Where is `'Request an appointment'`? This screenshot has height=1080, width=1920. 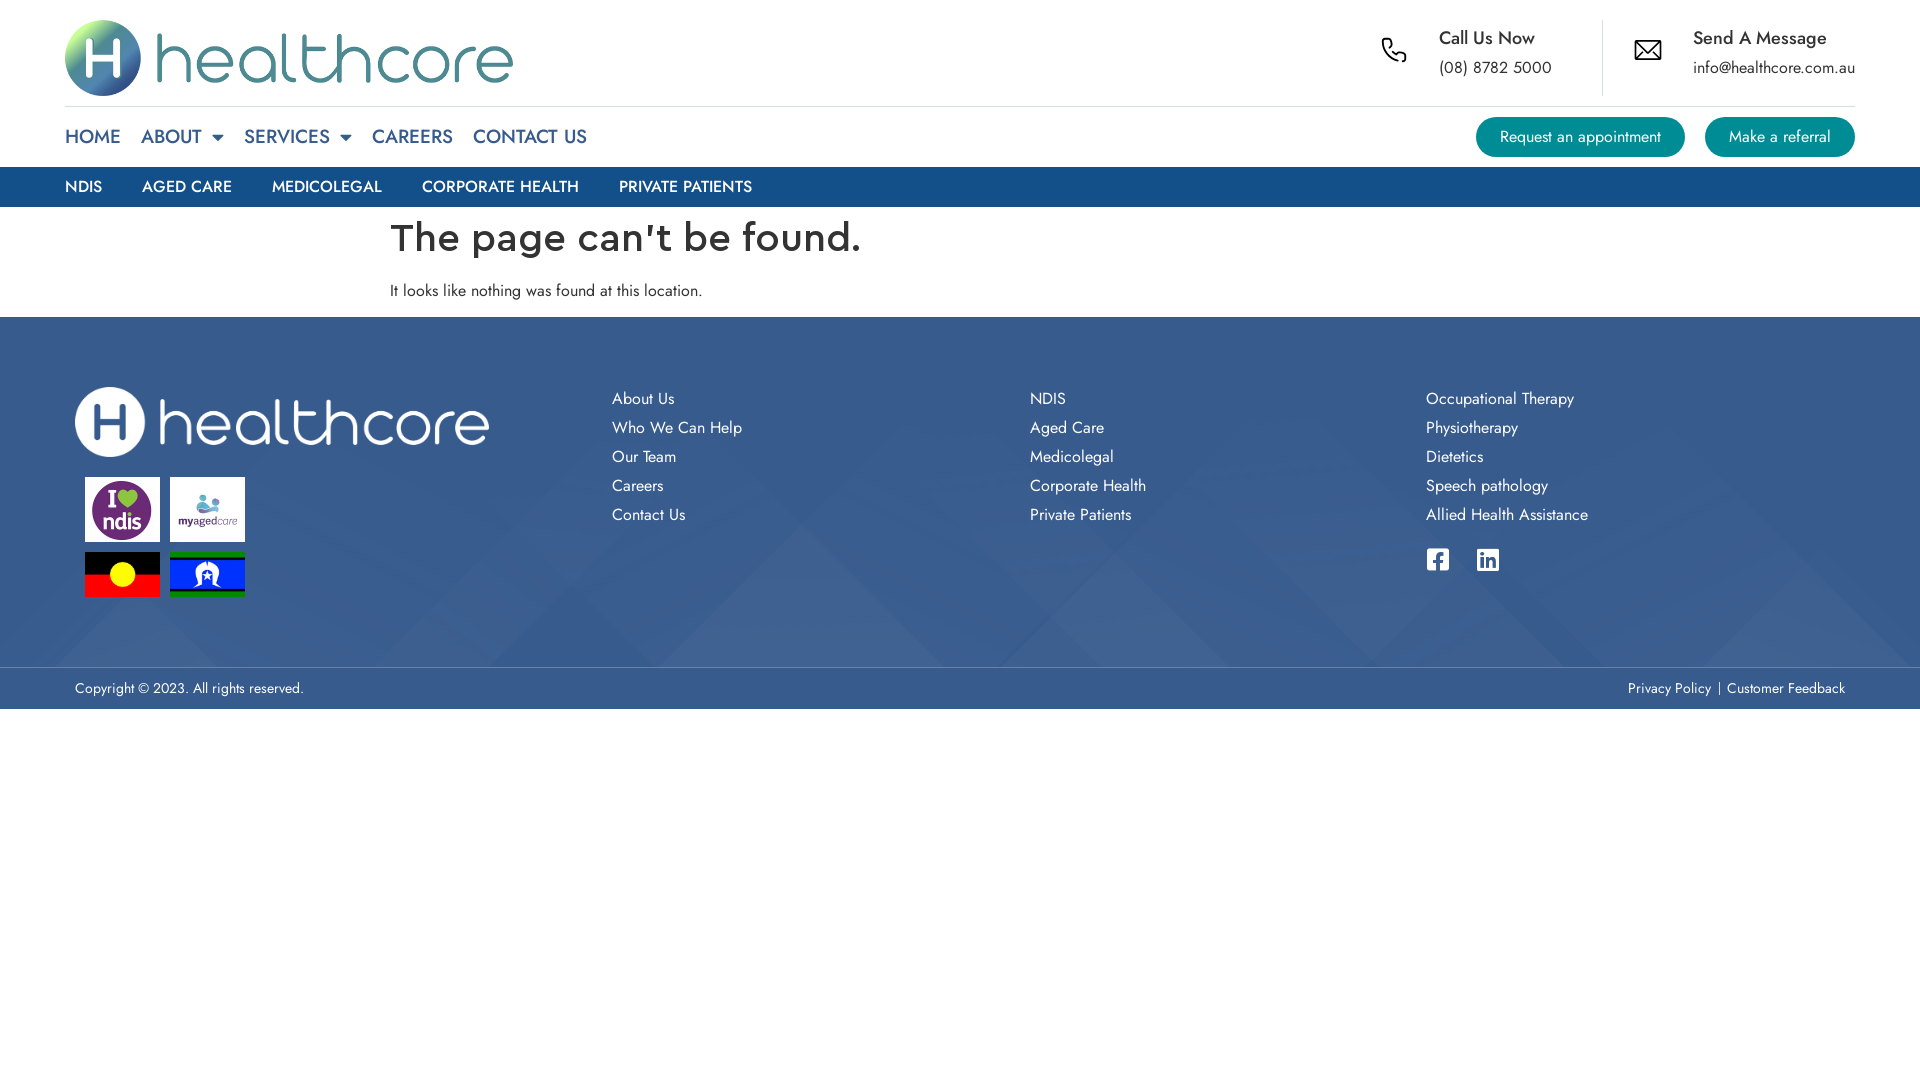
'Request an appointment' is located at coordinates (1579, 136).